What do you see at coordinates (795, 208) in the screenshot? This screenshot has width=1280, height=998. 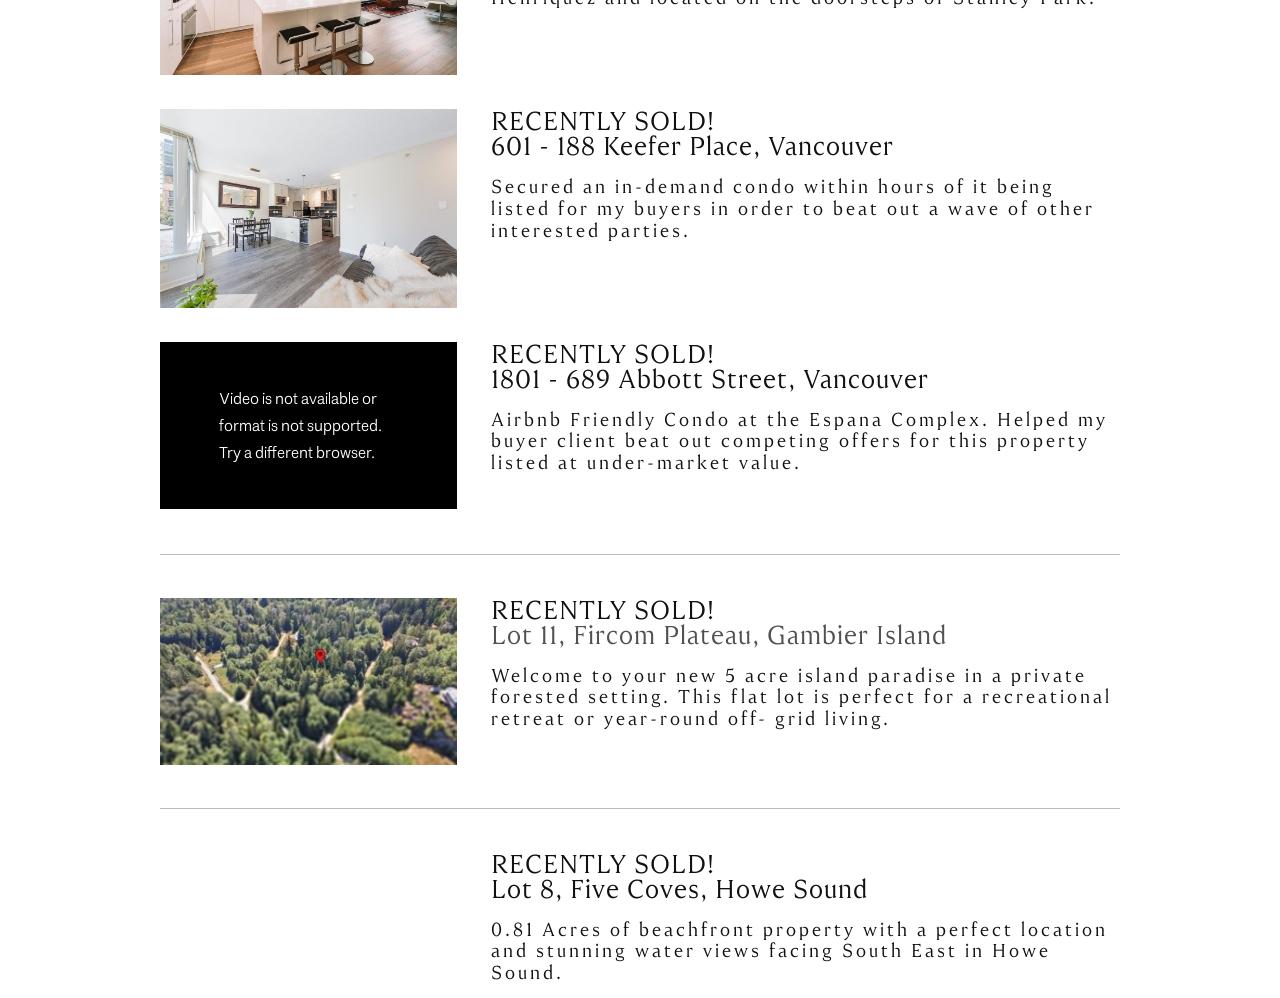 I see `'Secured an in-demand condo within hours of it being listed for my buyers in order to beat out a wave of other interested parties.'` at bounding box center [795, 208].